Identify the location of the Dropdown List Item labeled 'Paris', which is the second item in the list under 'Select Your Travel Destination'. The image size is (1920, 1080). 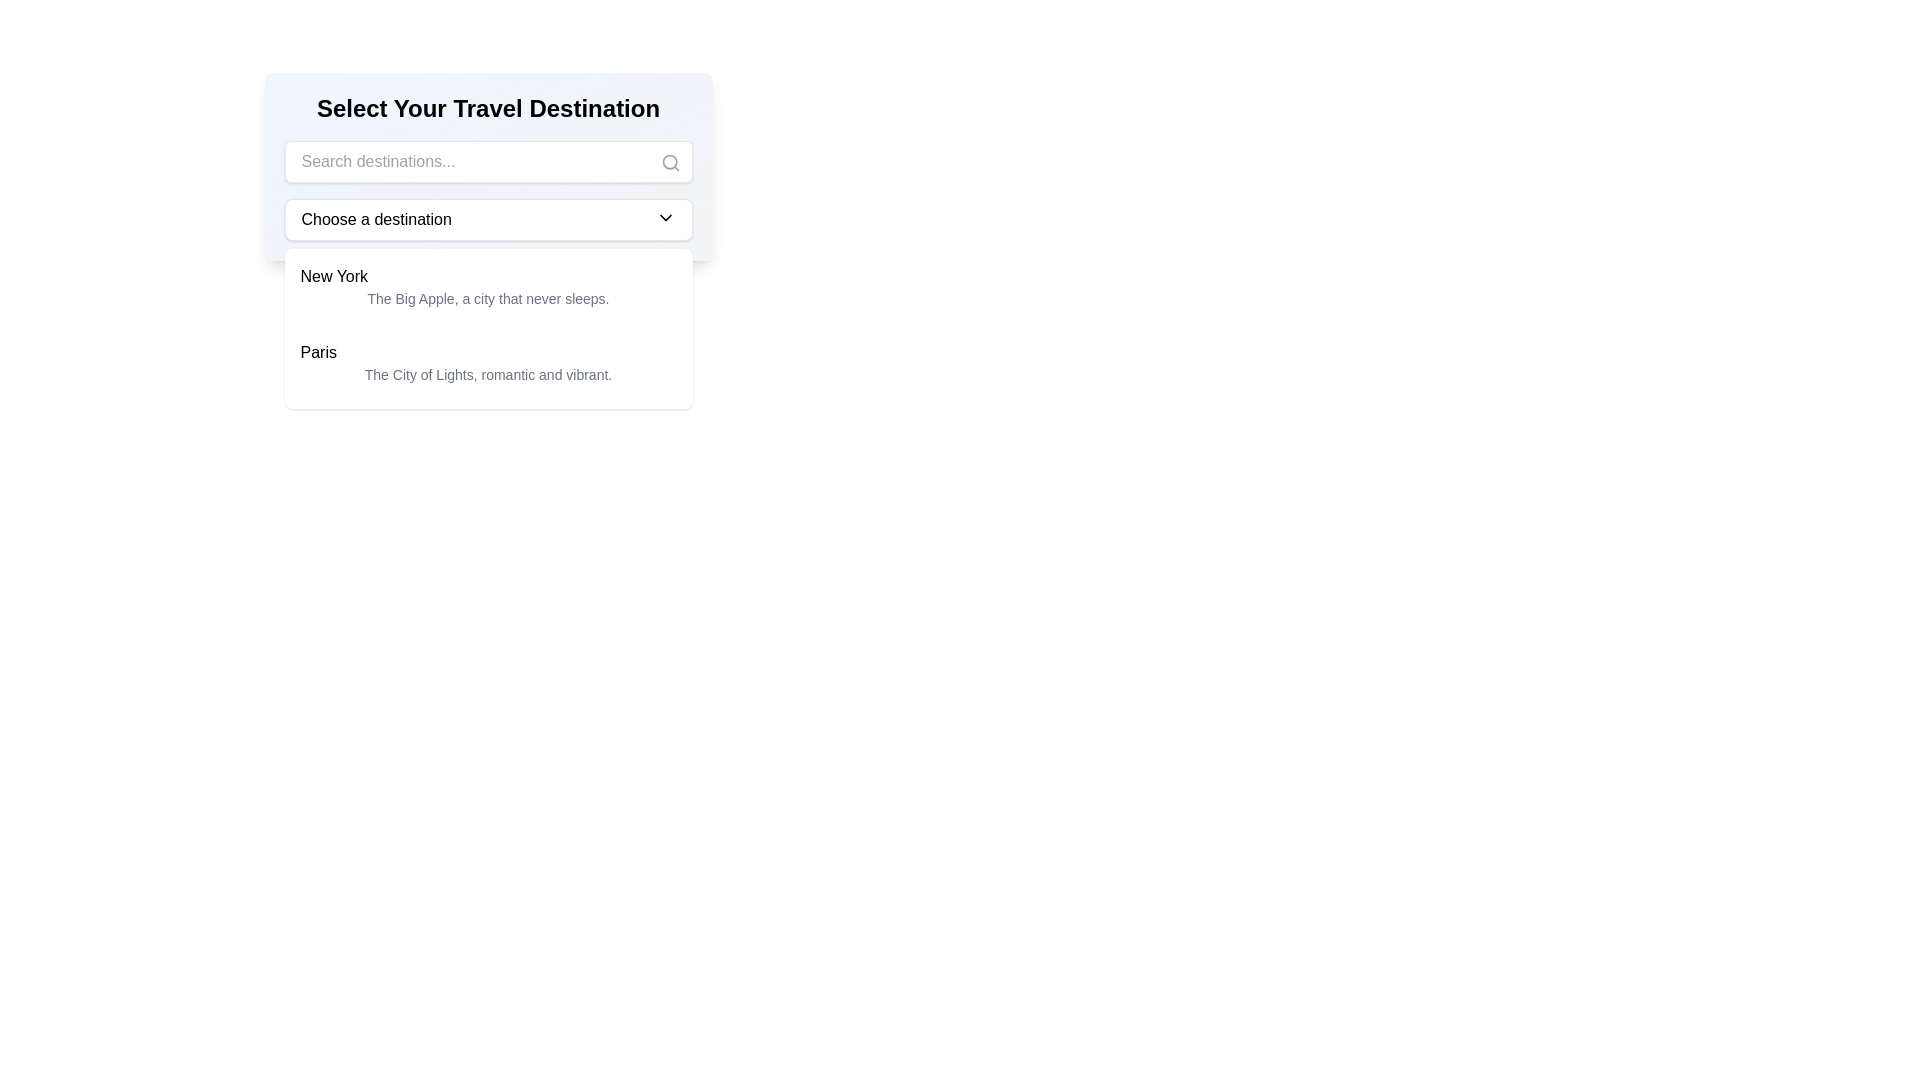
(488, 362).